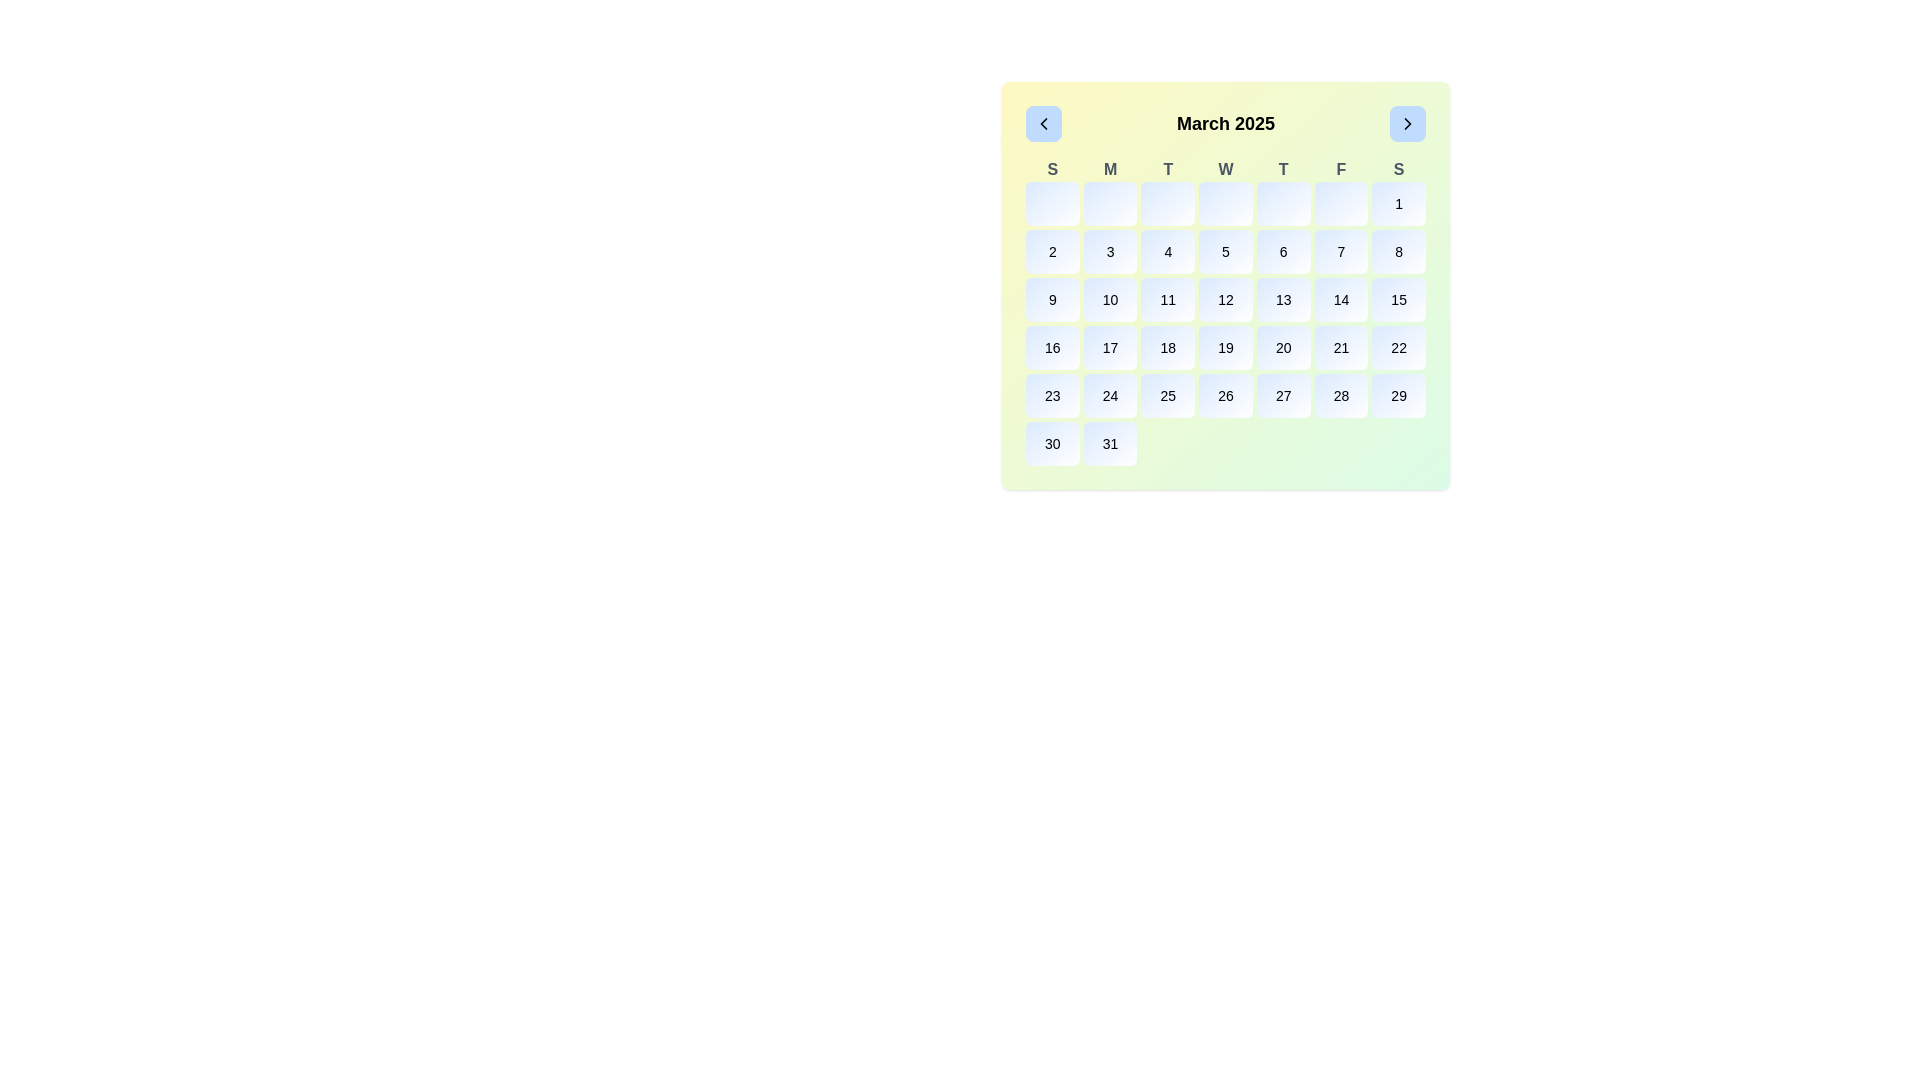 The height and width of the screenshot is (1080, 1920). What do you see at coordinates (1224, 168) in the screenshot?
I see `the gray text label 'W' that signifies Wednesday, positioned centrally between 'T' (Tuesday) and 'T' (Thursday) in the grid layout` at bounding box center [1224, 168].